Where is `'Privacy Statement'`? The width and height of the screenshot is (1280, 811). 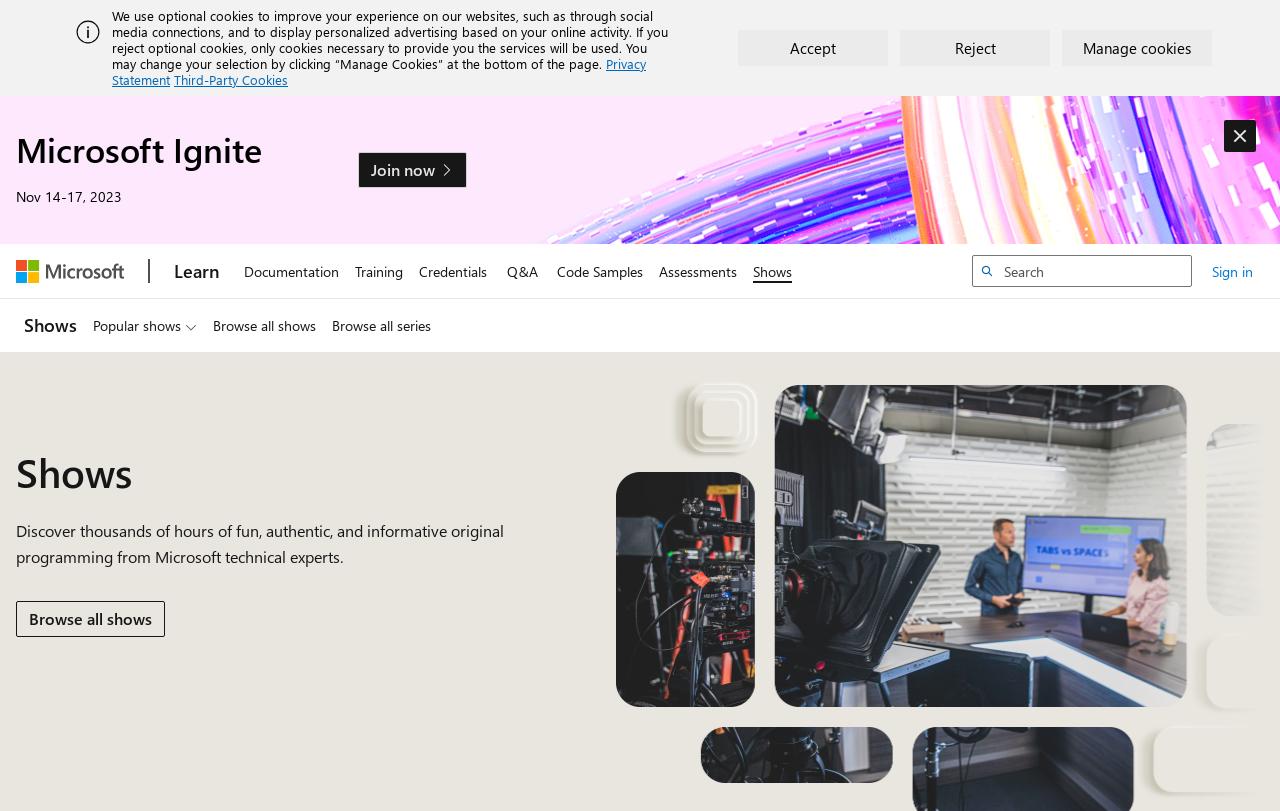 'Privacy Statement' is located at coordinates (379, 71).